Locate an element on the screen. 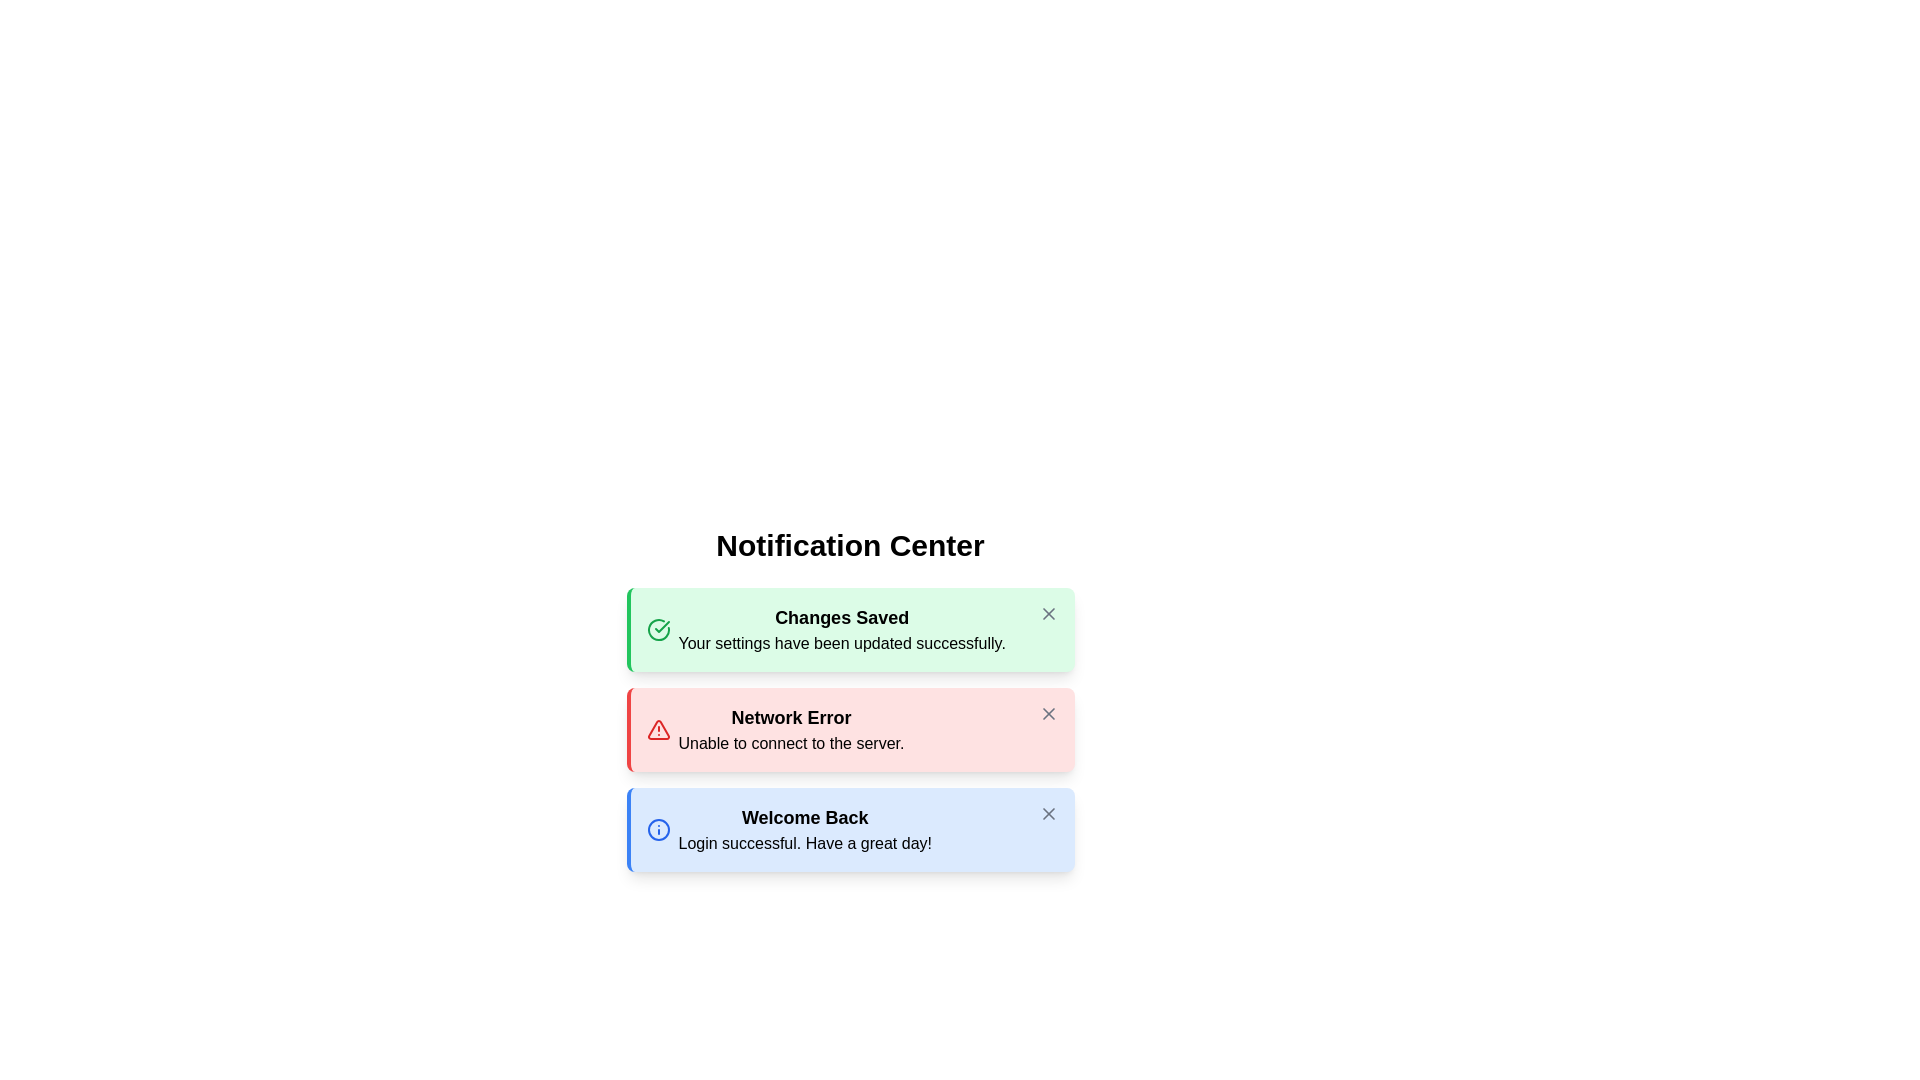 The width and height of the screenshot is (1920, 1080). the Informational Notification that states 'Welcome Back' and 'Login successful. Have a great day!' with a blue circular icon is located at coordinates (788, 829).